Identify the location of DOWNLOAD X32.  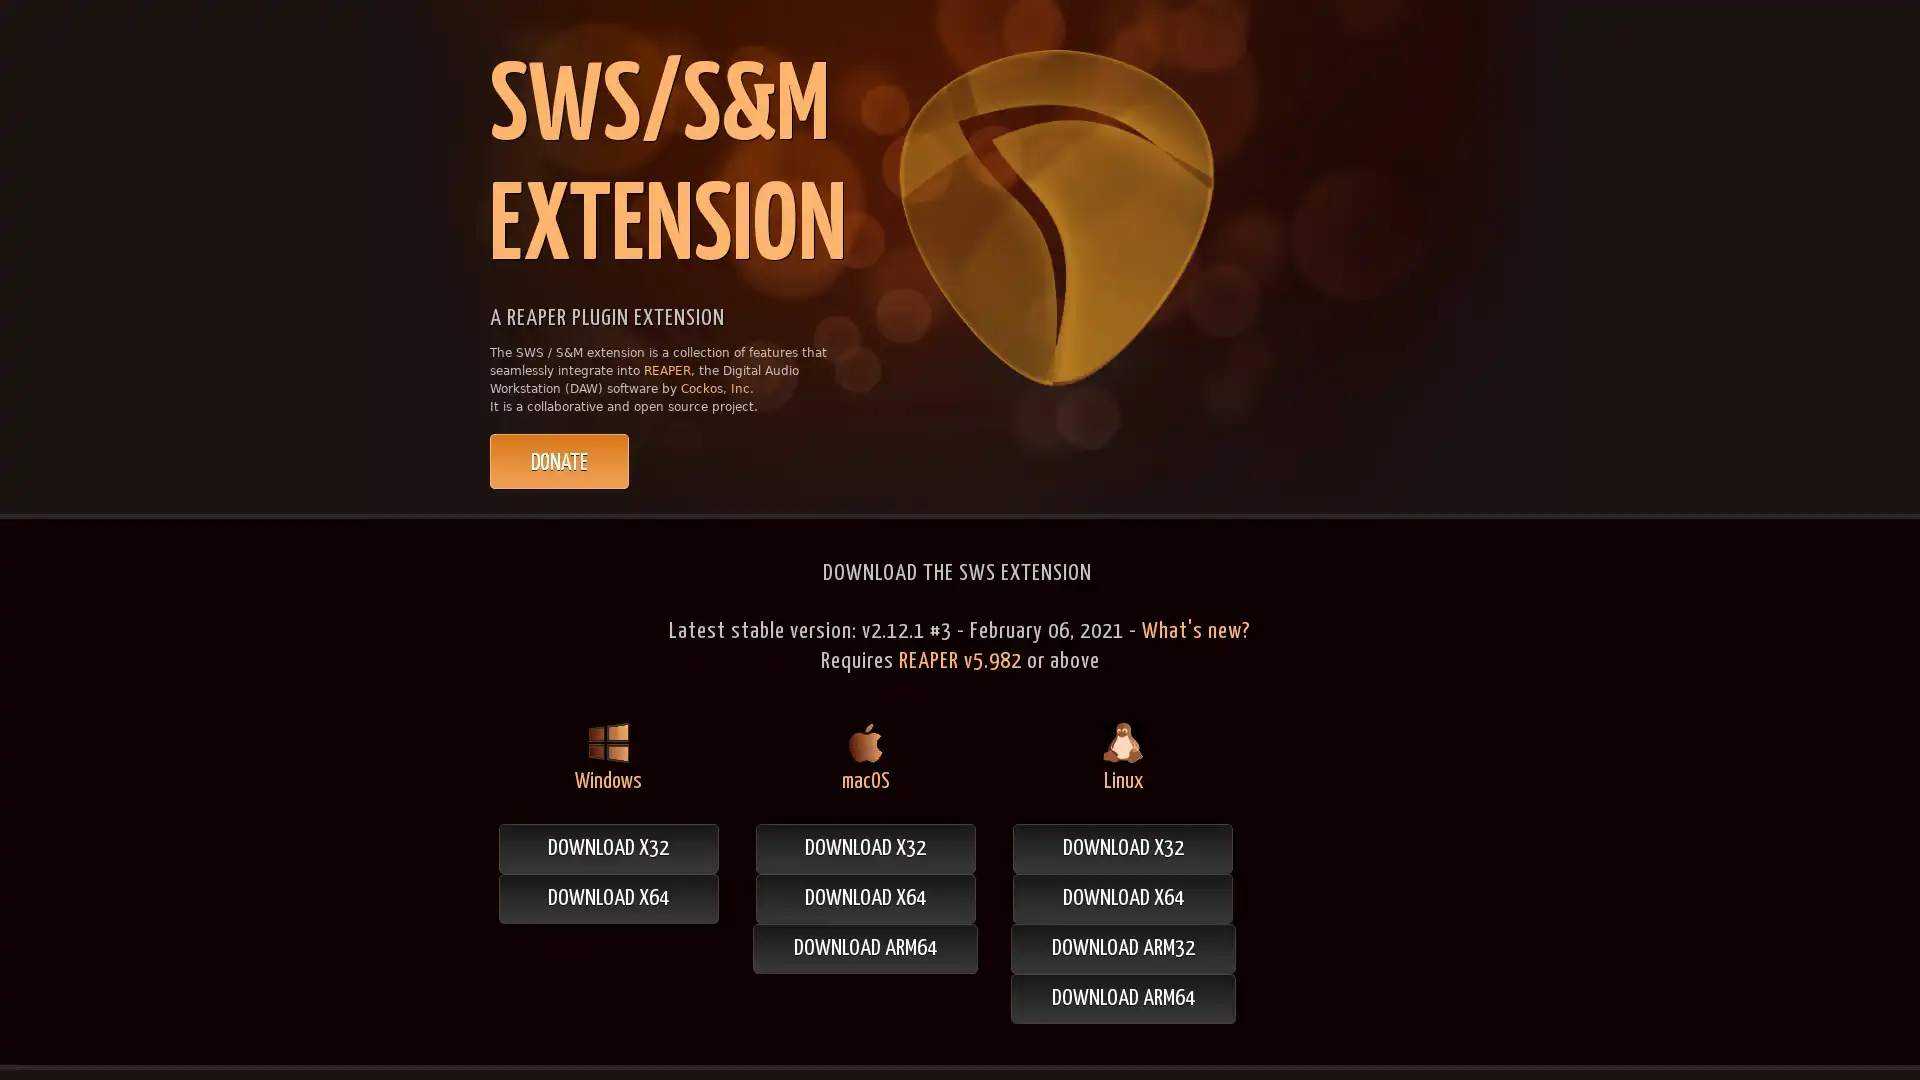
(960, 848).